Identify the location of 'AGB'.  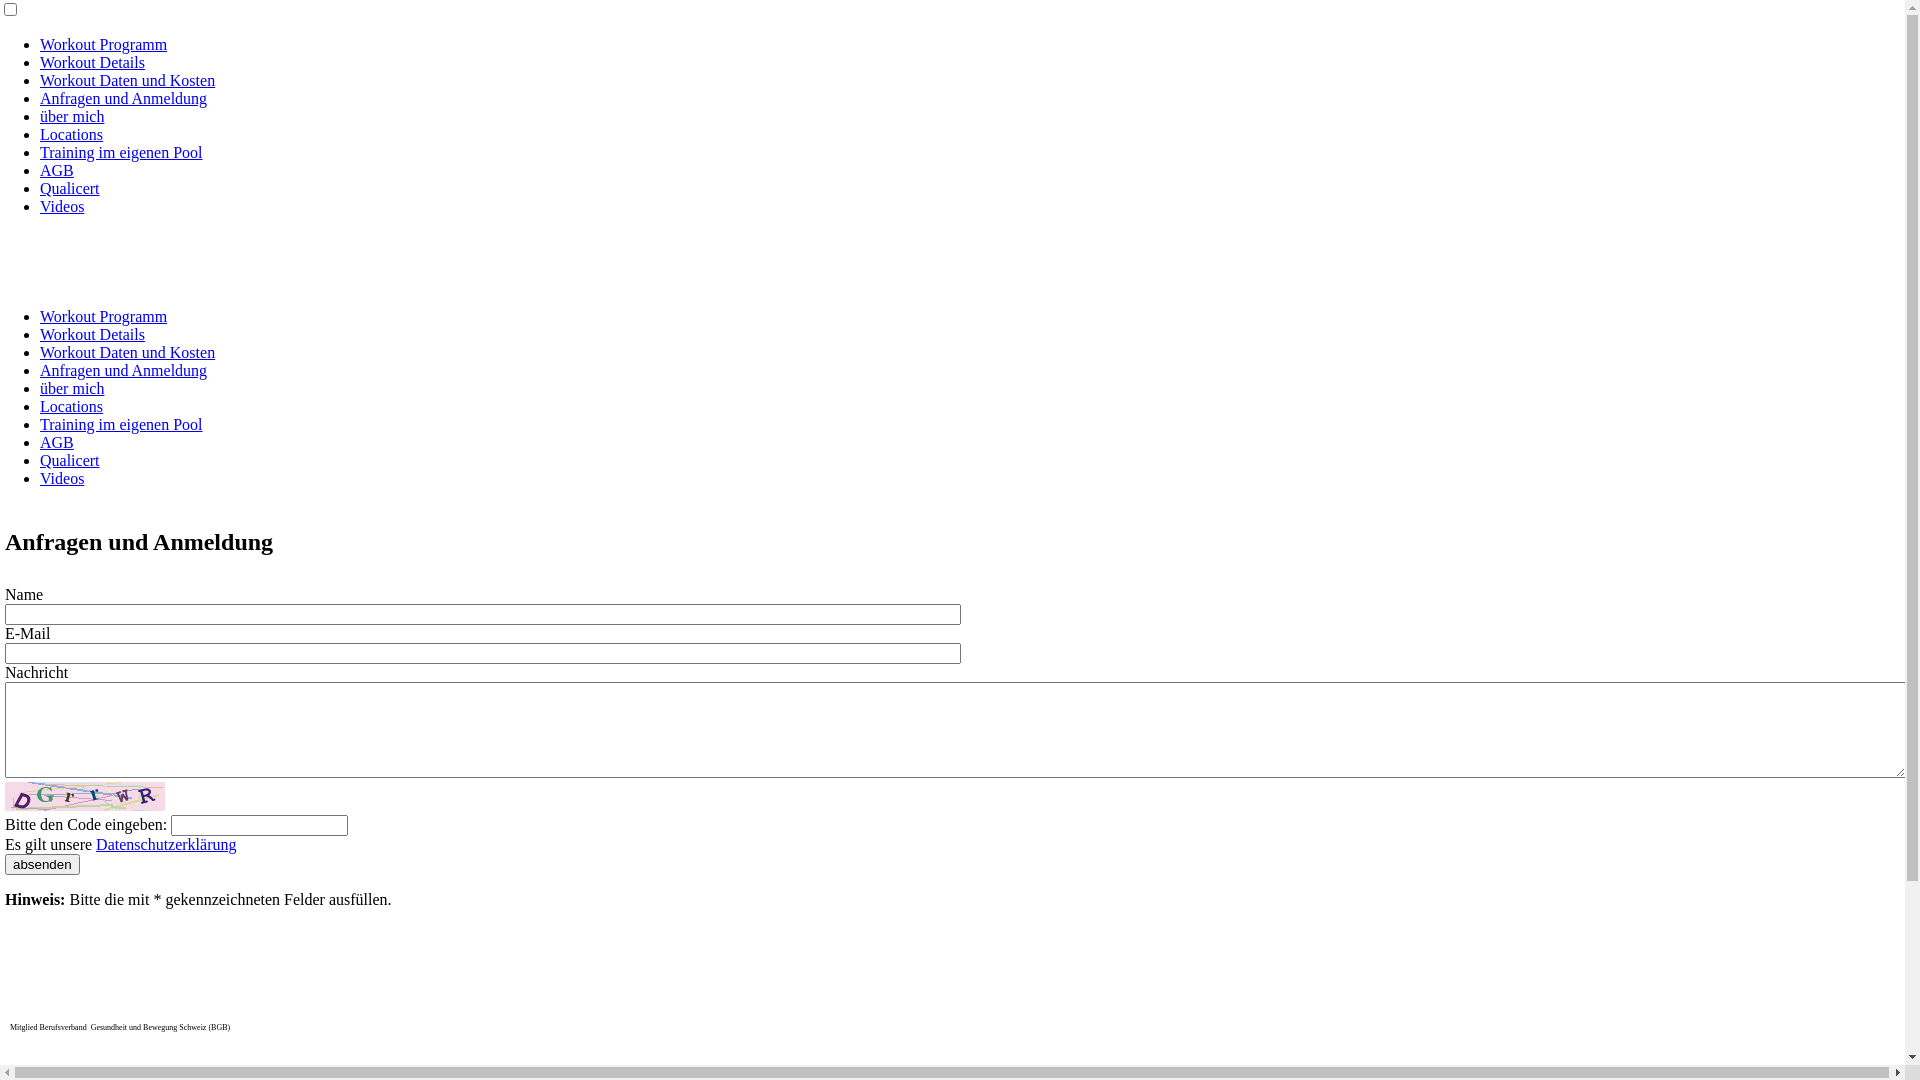
(57, 169).